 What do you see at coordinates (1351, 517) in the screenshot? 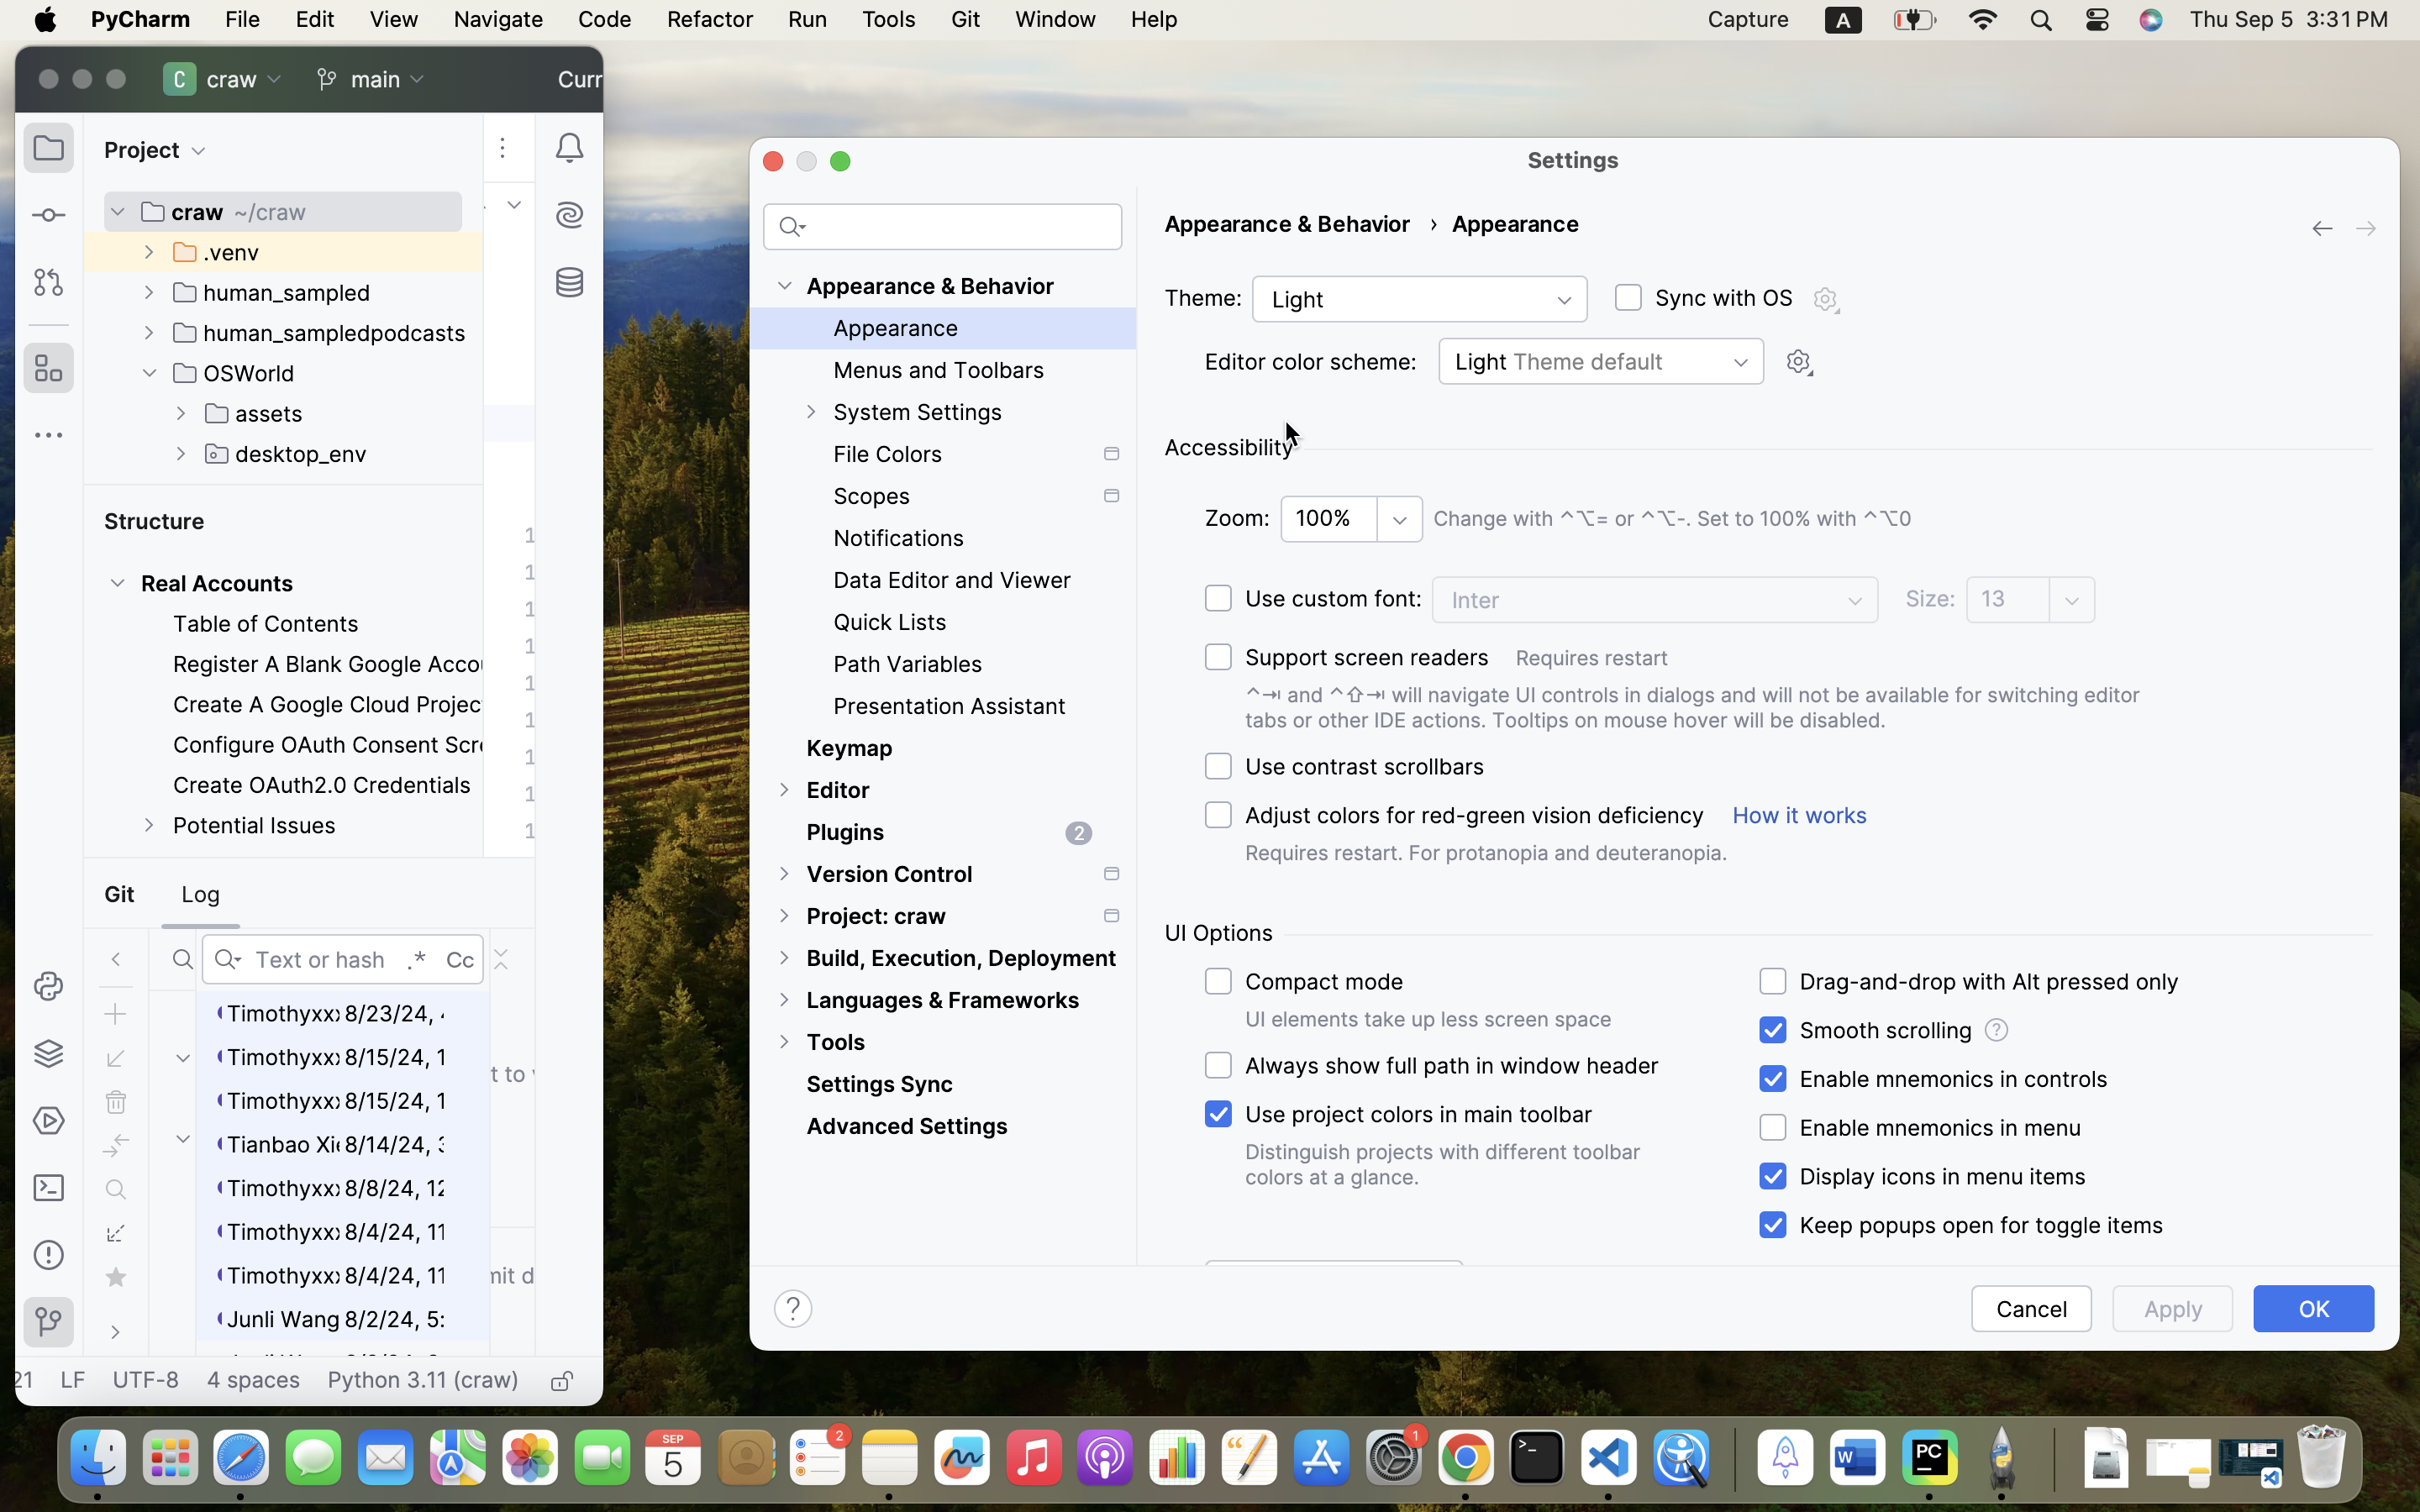
I see `'100%'` at bounding box center [1351, 517].